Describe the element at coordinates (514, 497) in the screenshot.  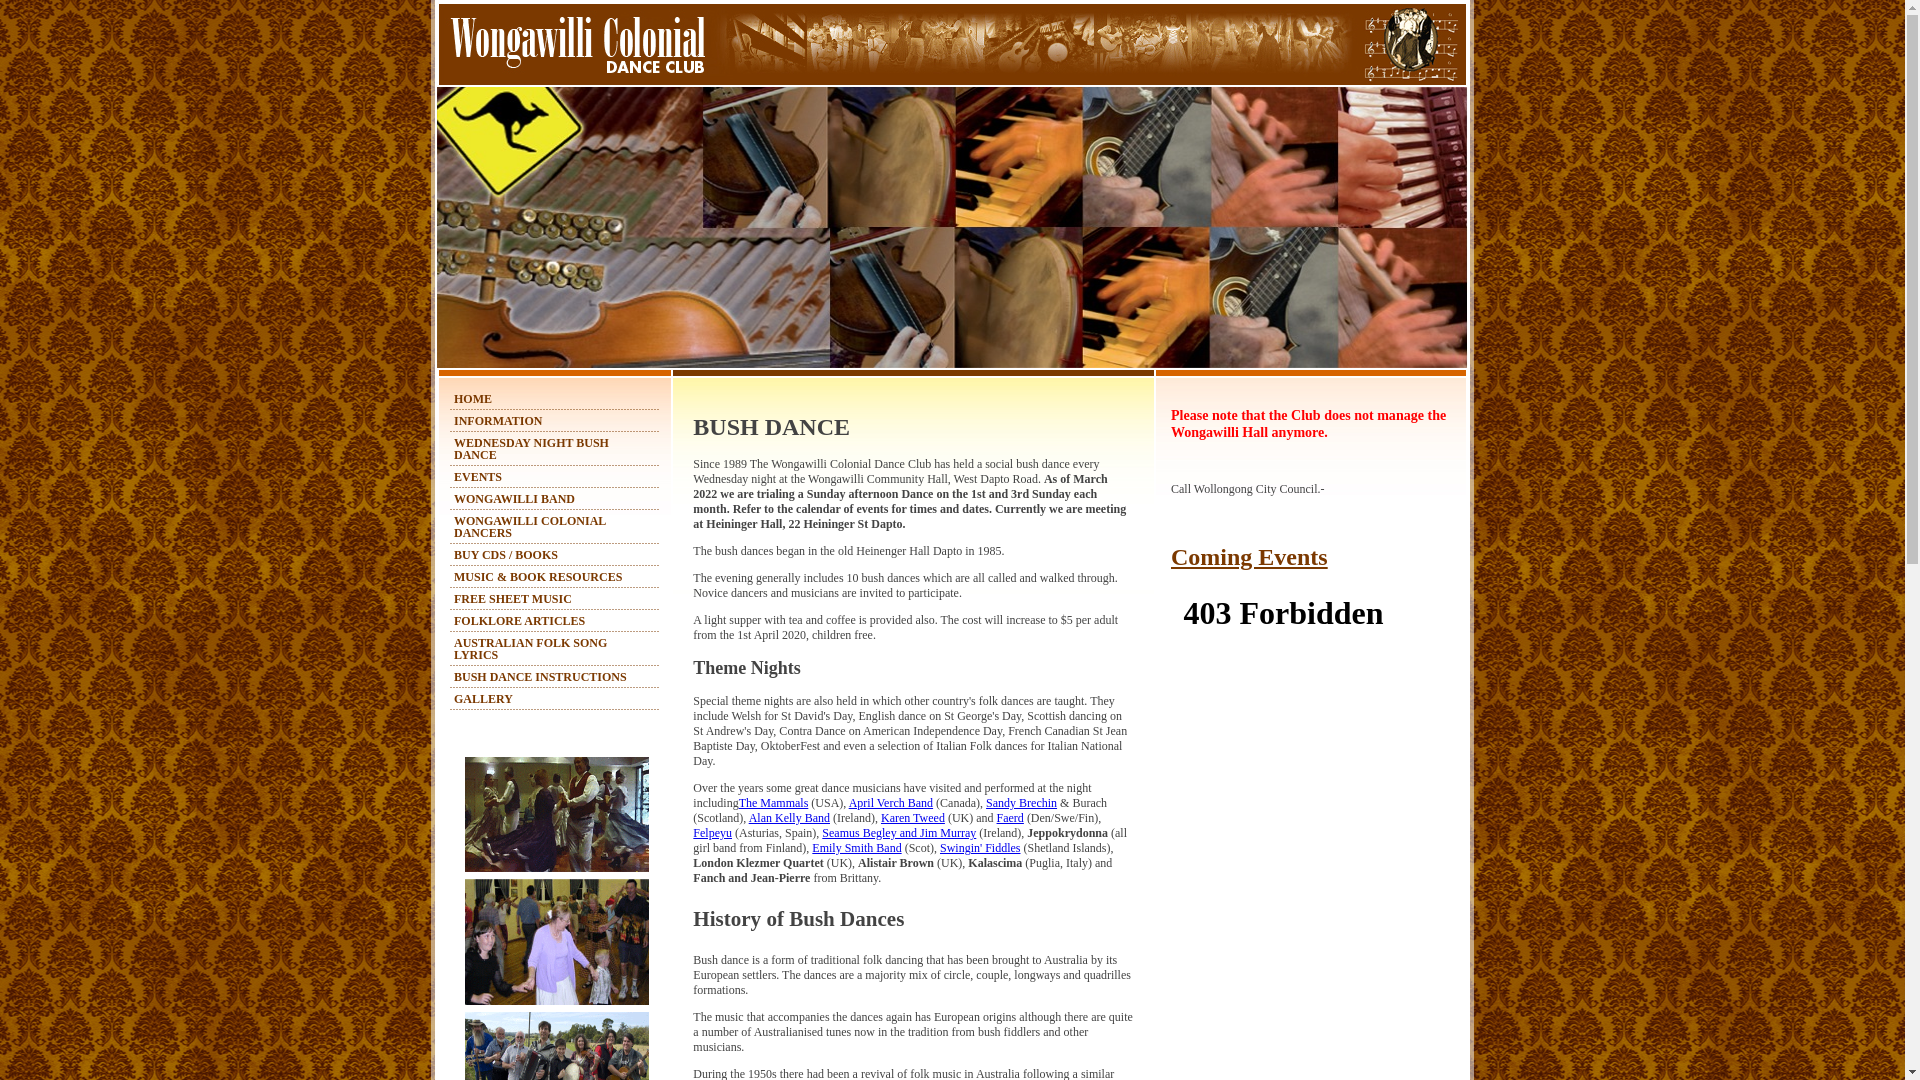
I see `'WONGAWILLI BAND'` at that location.